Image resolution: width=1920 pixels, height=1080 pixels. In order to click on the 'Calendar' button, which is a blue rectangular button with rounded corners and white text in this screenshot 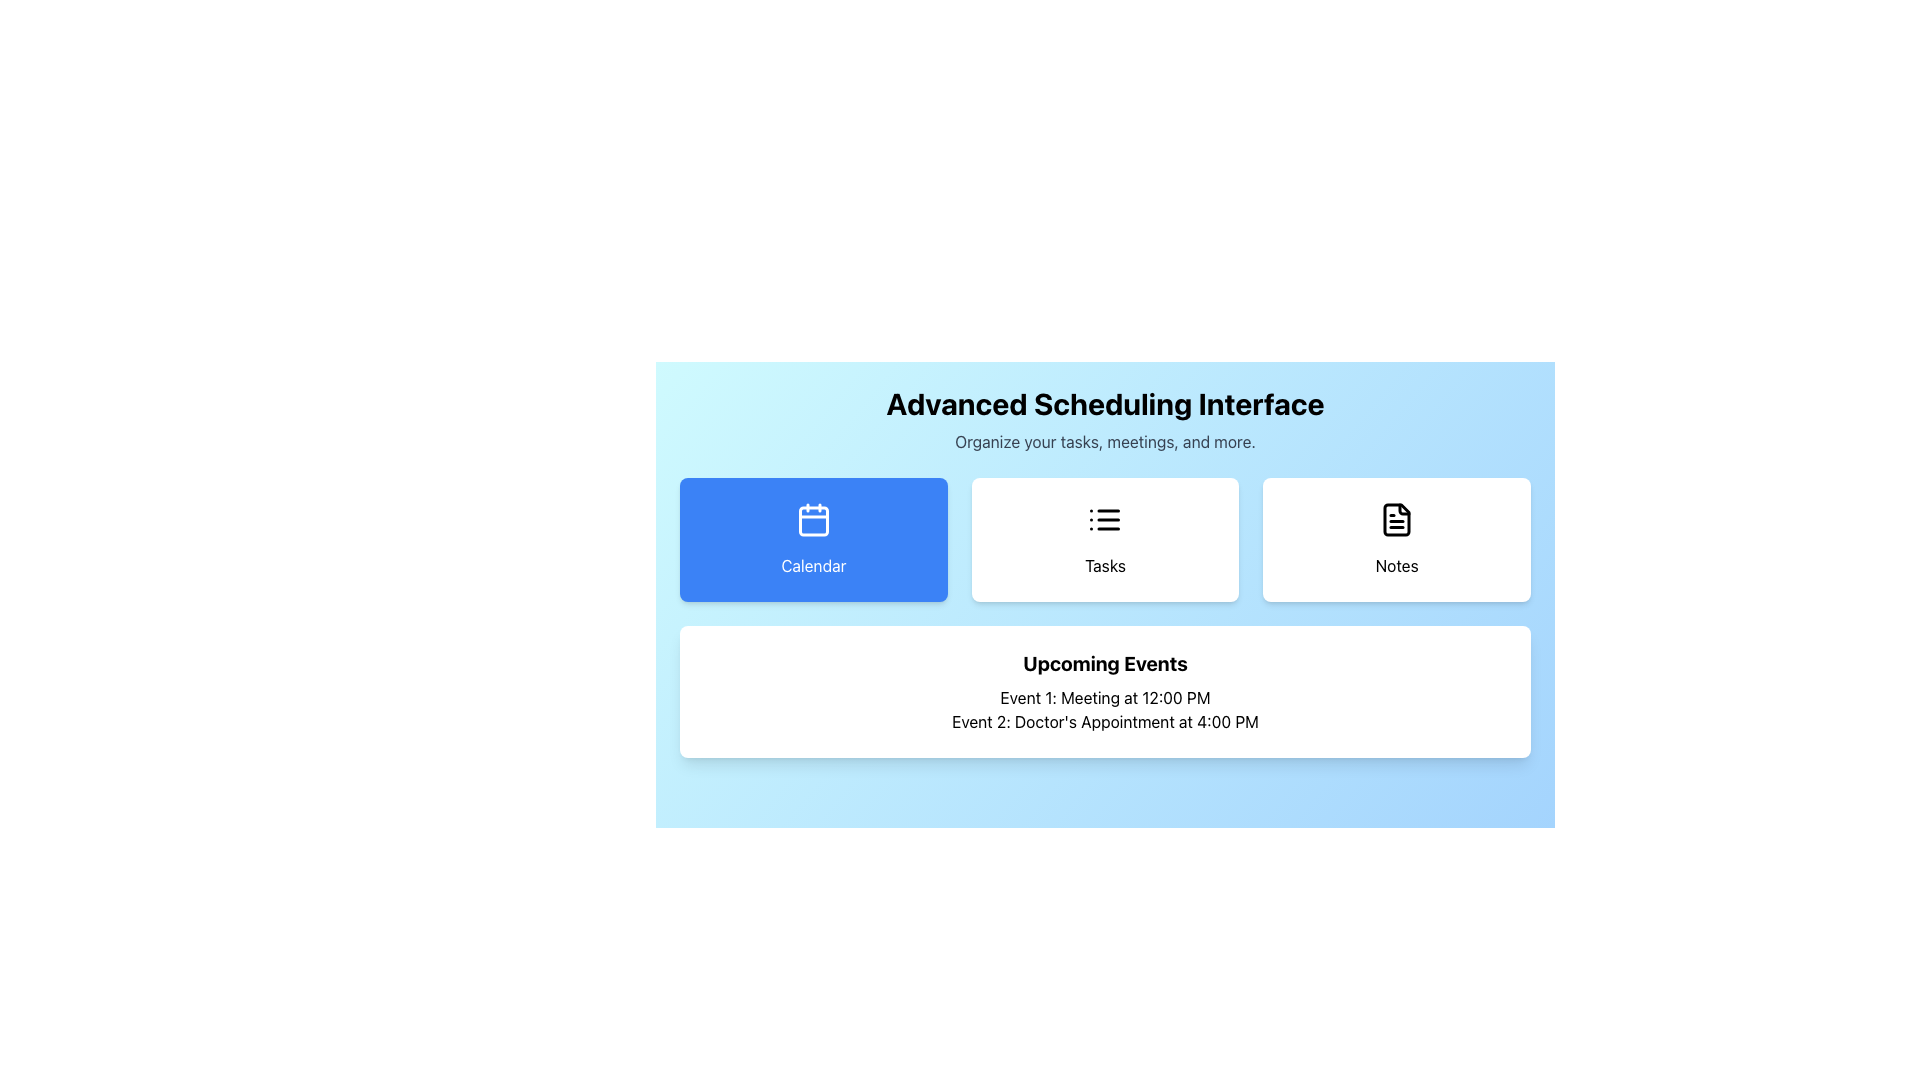, I will do `click(813, 540)`.